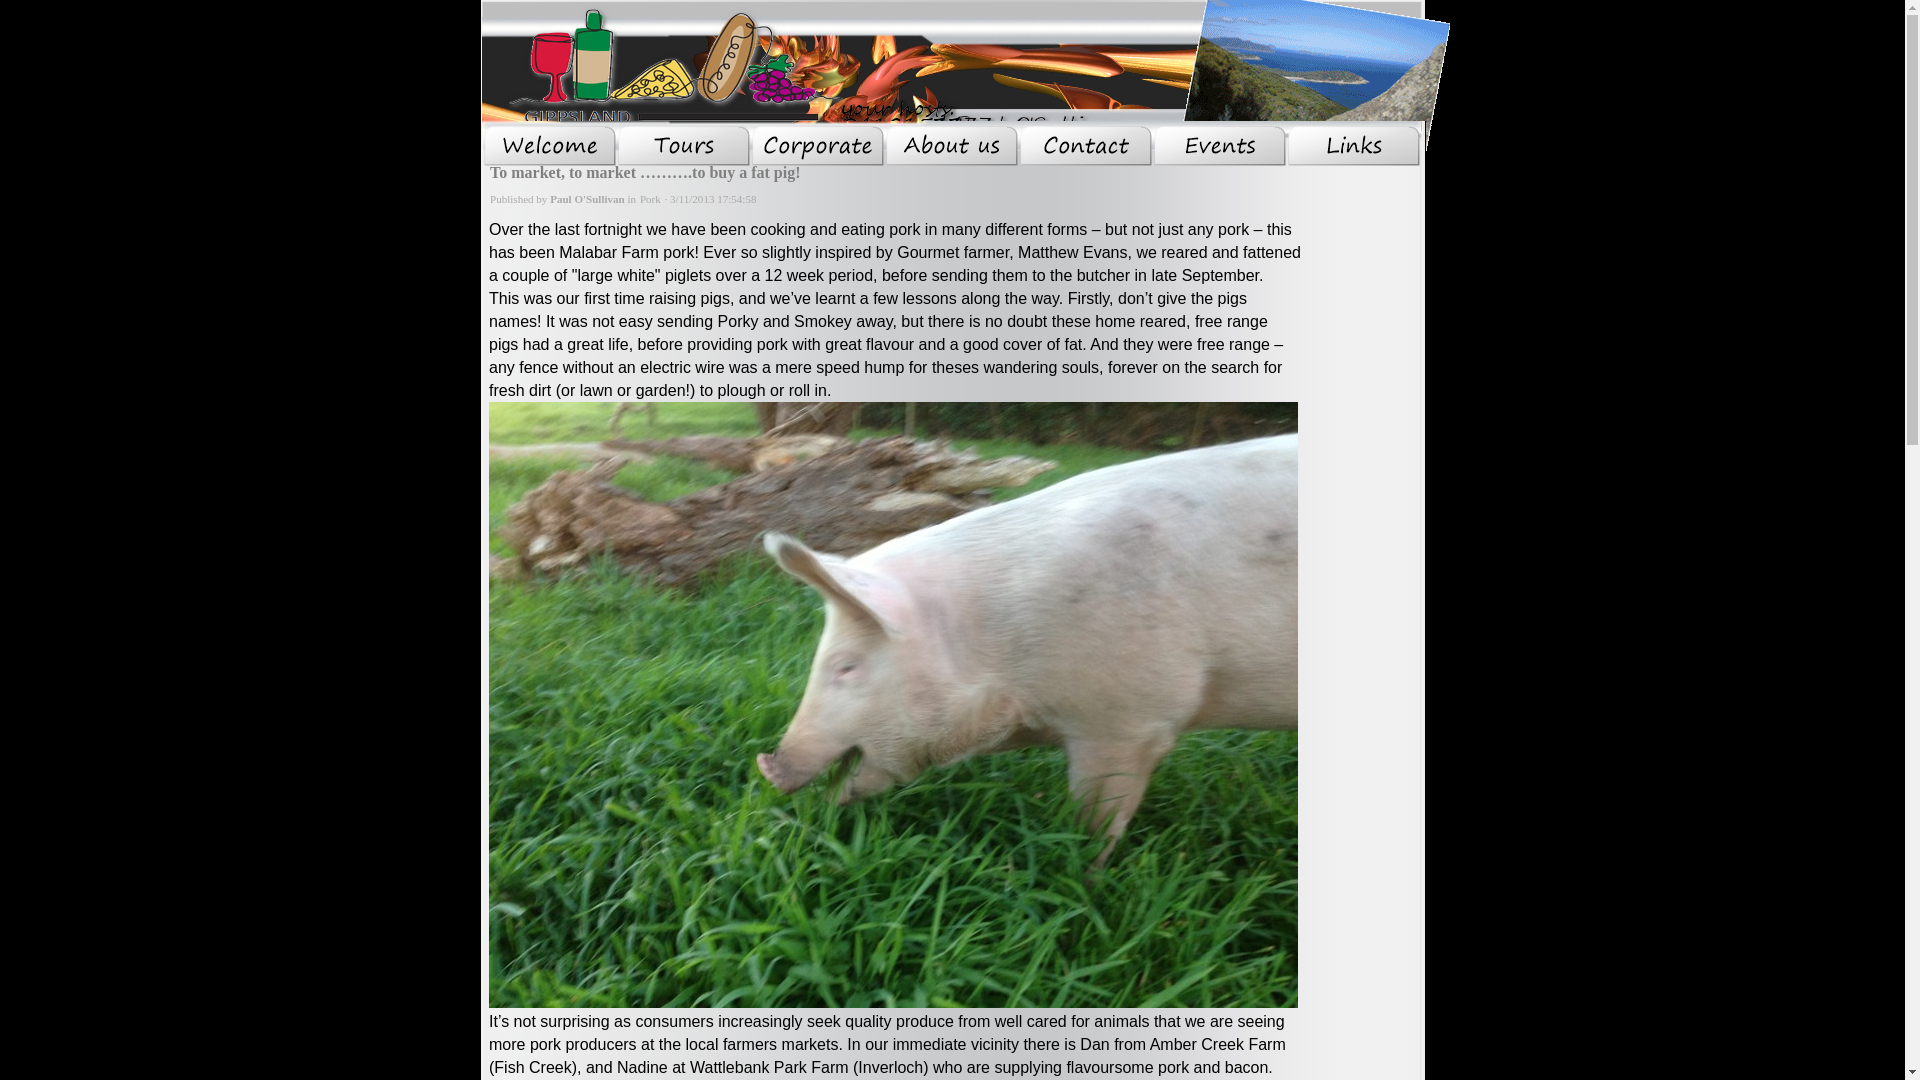 The image size is (1920, 1080). I want to click on 'Pork', so click(637, 199).